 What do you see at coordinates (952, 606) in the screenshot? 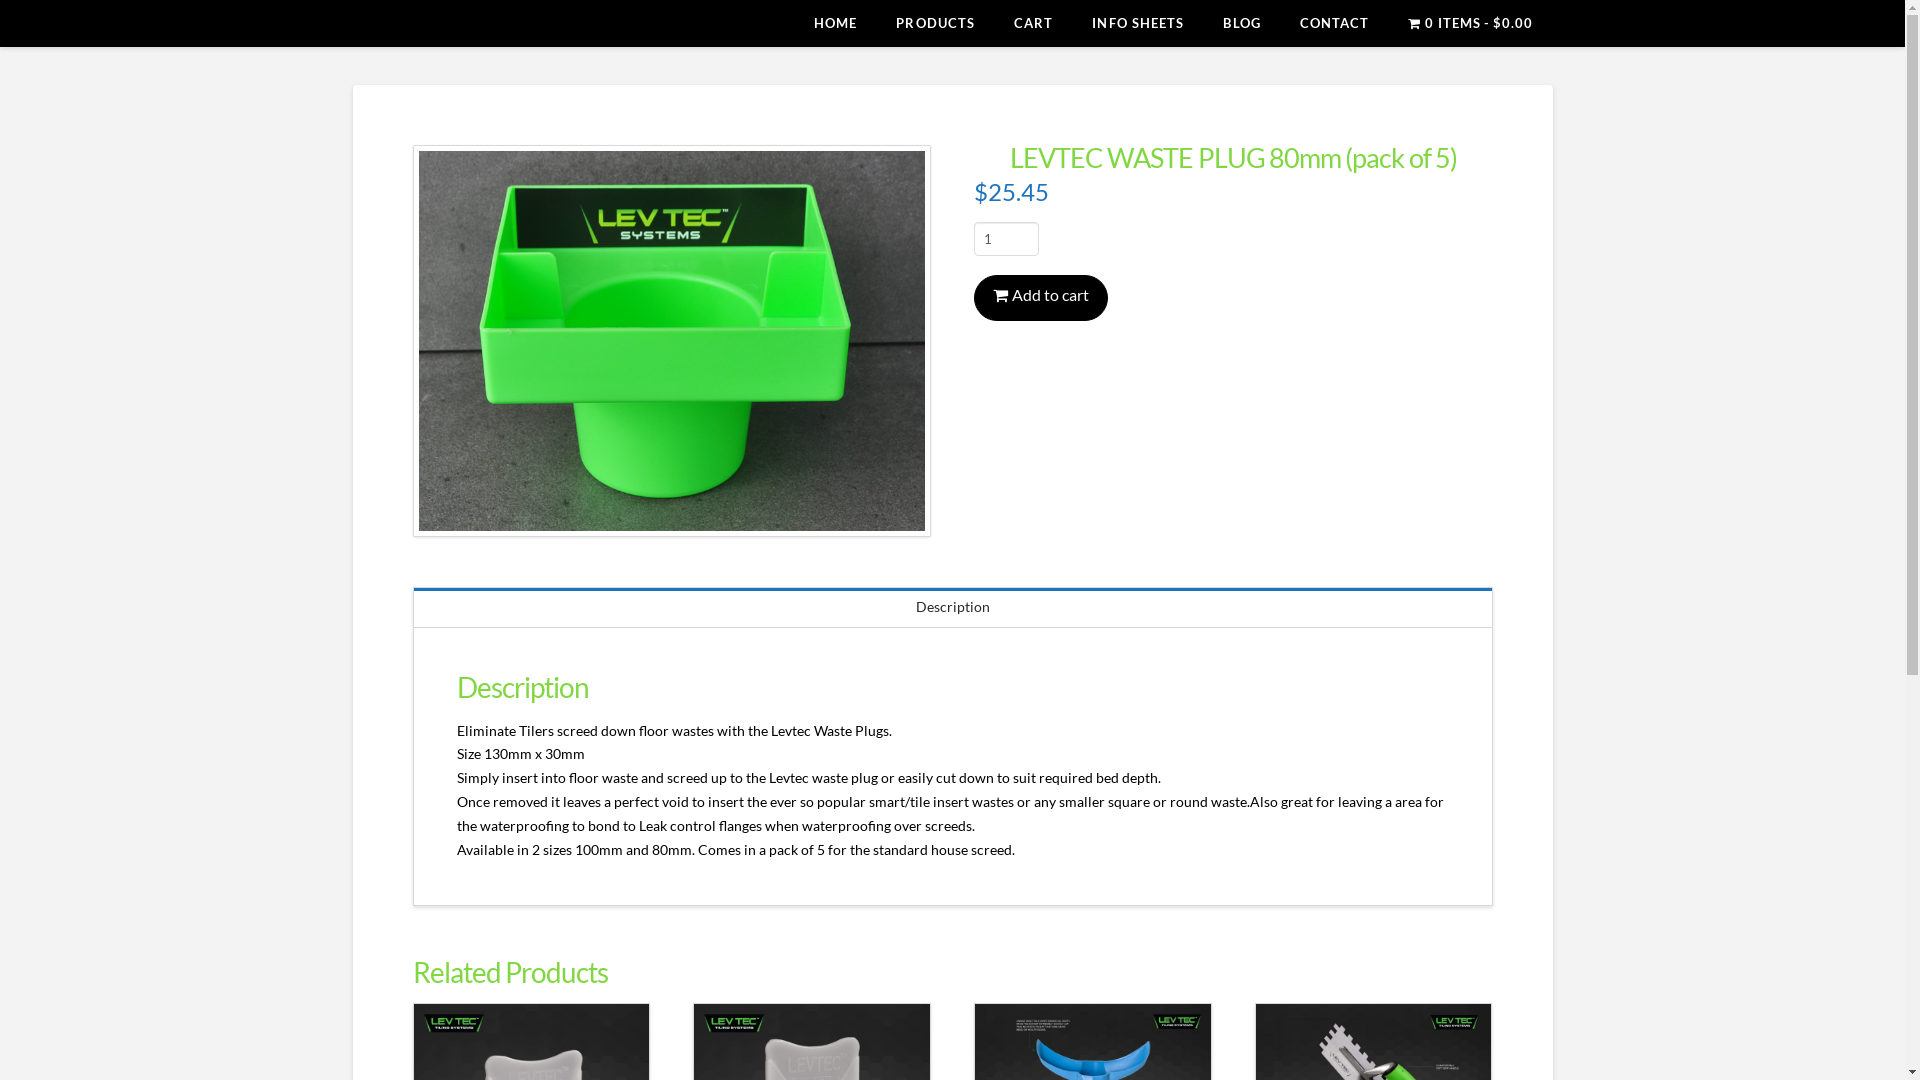
I see `'Description'` at bounding box center [952, 606].